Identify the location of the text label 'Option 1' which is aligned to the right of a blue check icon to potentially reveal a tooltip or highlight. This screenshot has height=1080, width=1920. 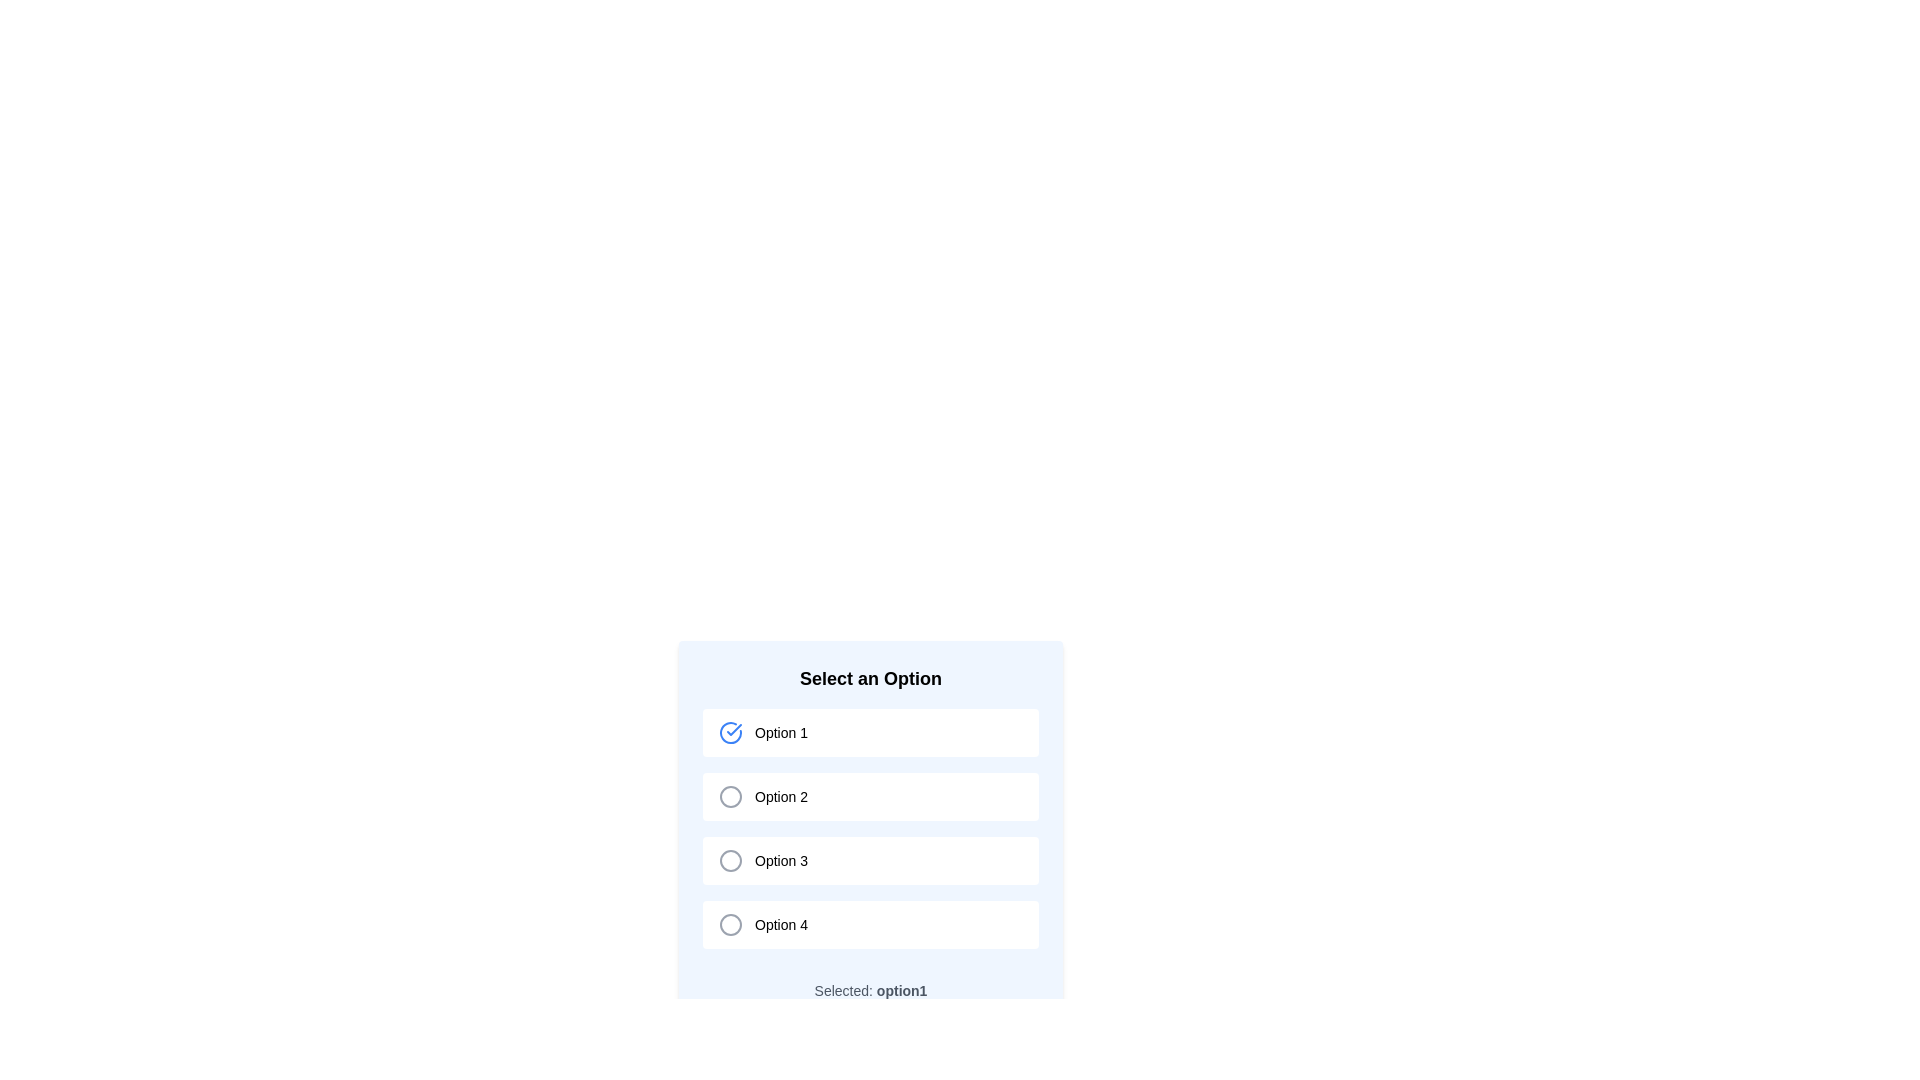
(780, 732).